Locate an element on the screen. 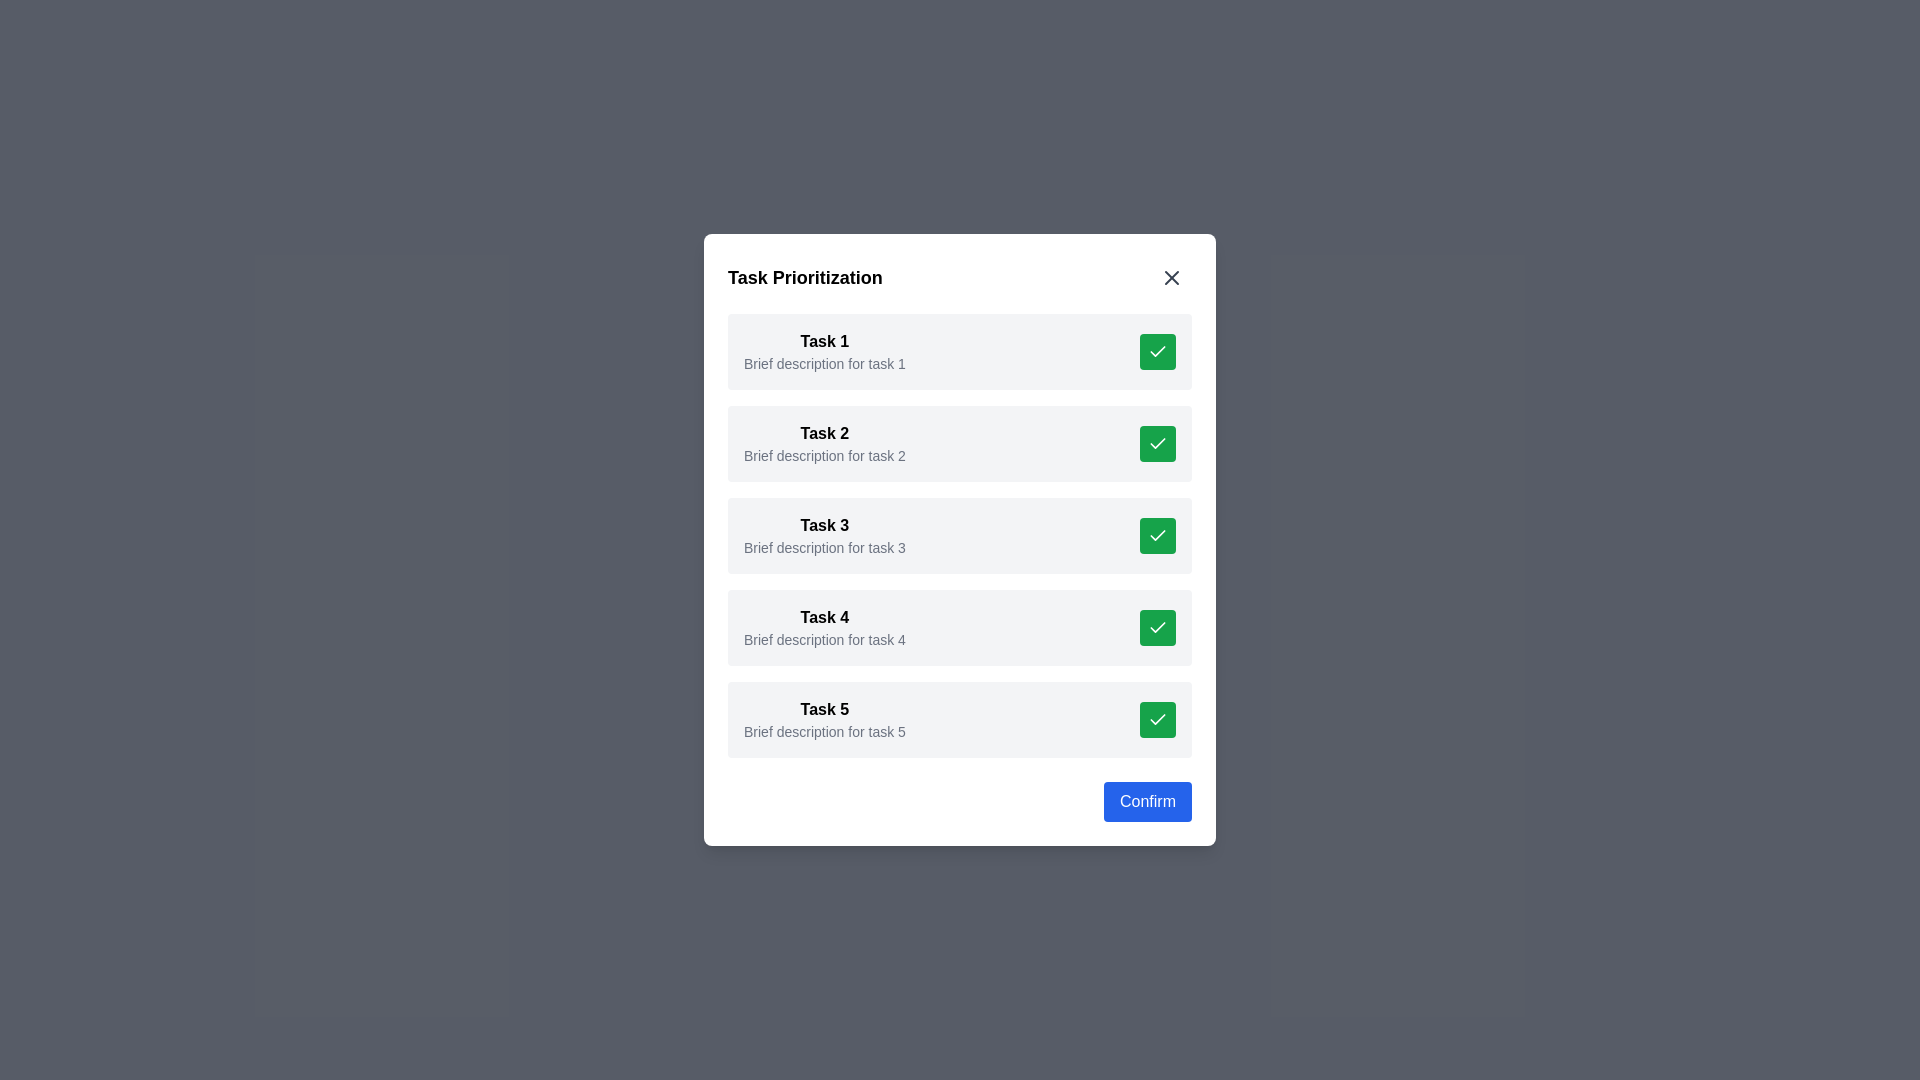 The width and height of the screenshot is (1920, 1080). the static text label 'Task 3', which is styled in bold and is the title of the third task item under 'Task Prioritization' is located at coordinates (825, 524).